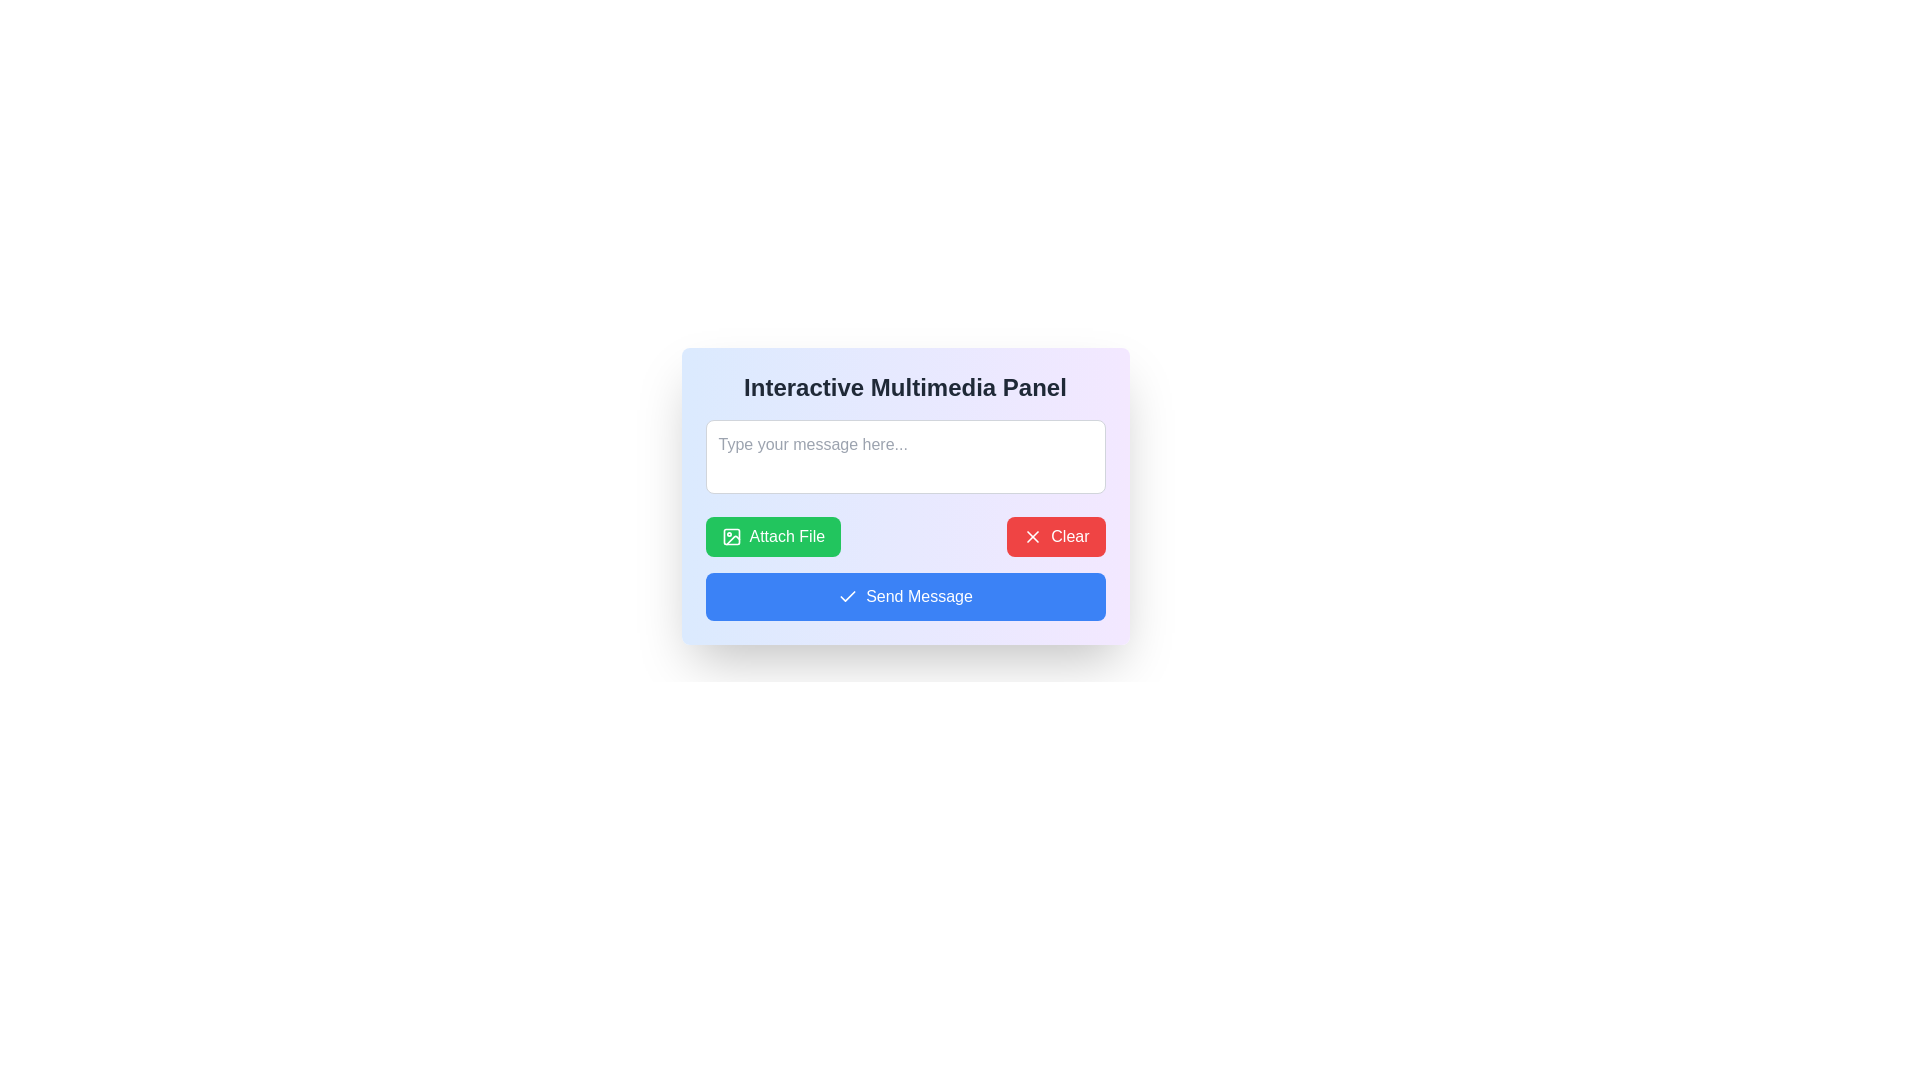  Describe the element at coordinates (730, 535) in the screenshot. I see `the green button labeled 'Attach File' that contains the icon` at that location.